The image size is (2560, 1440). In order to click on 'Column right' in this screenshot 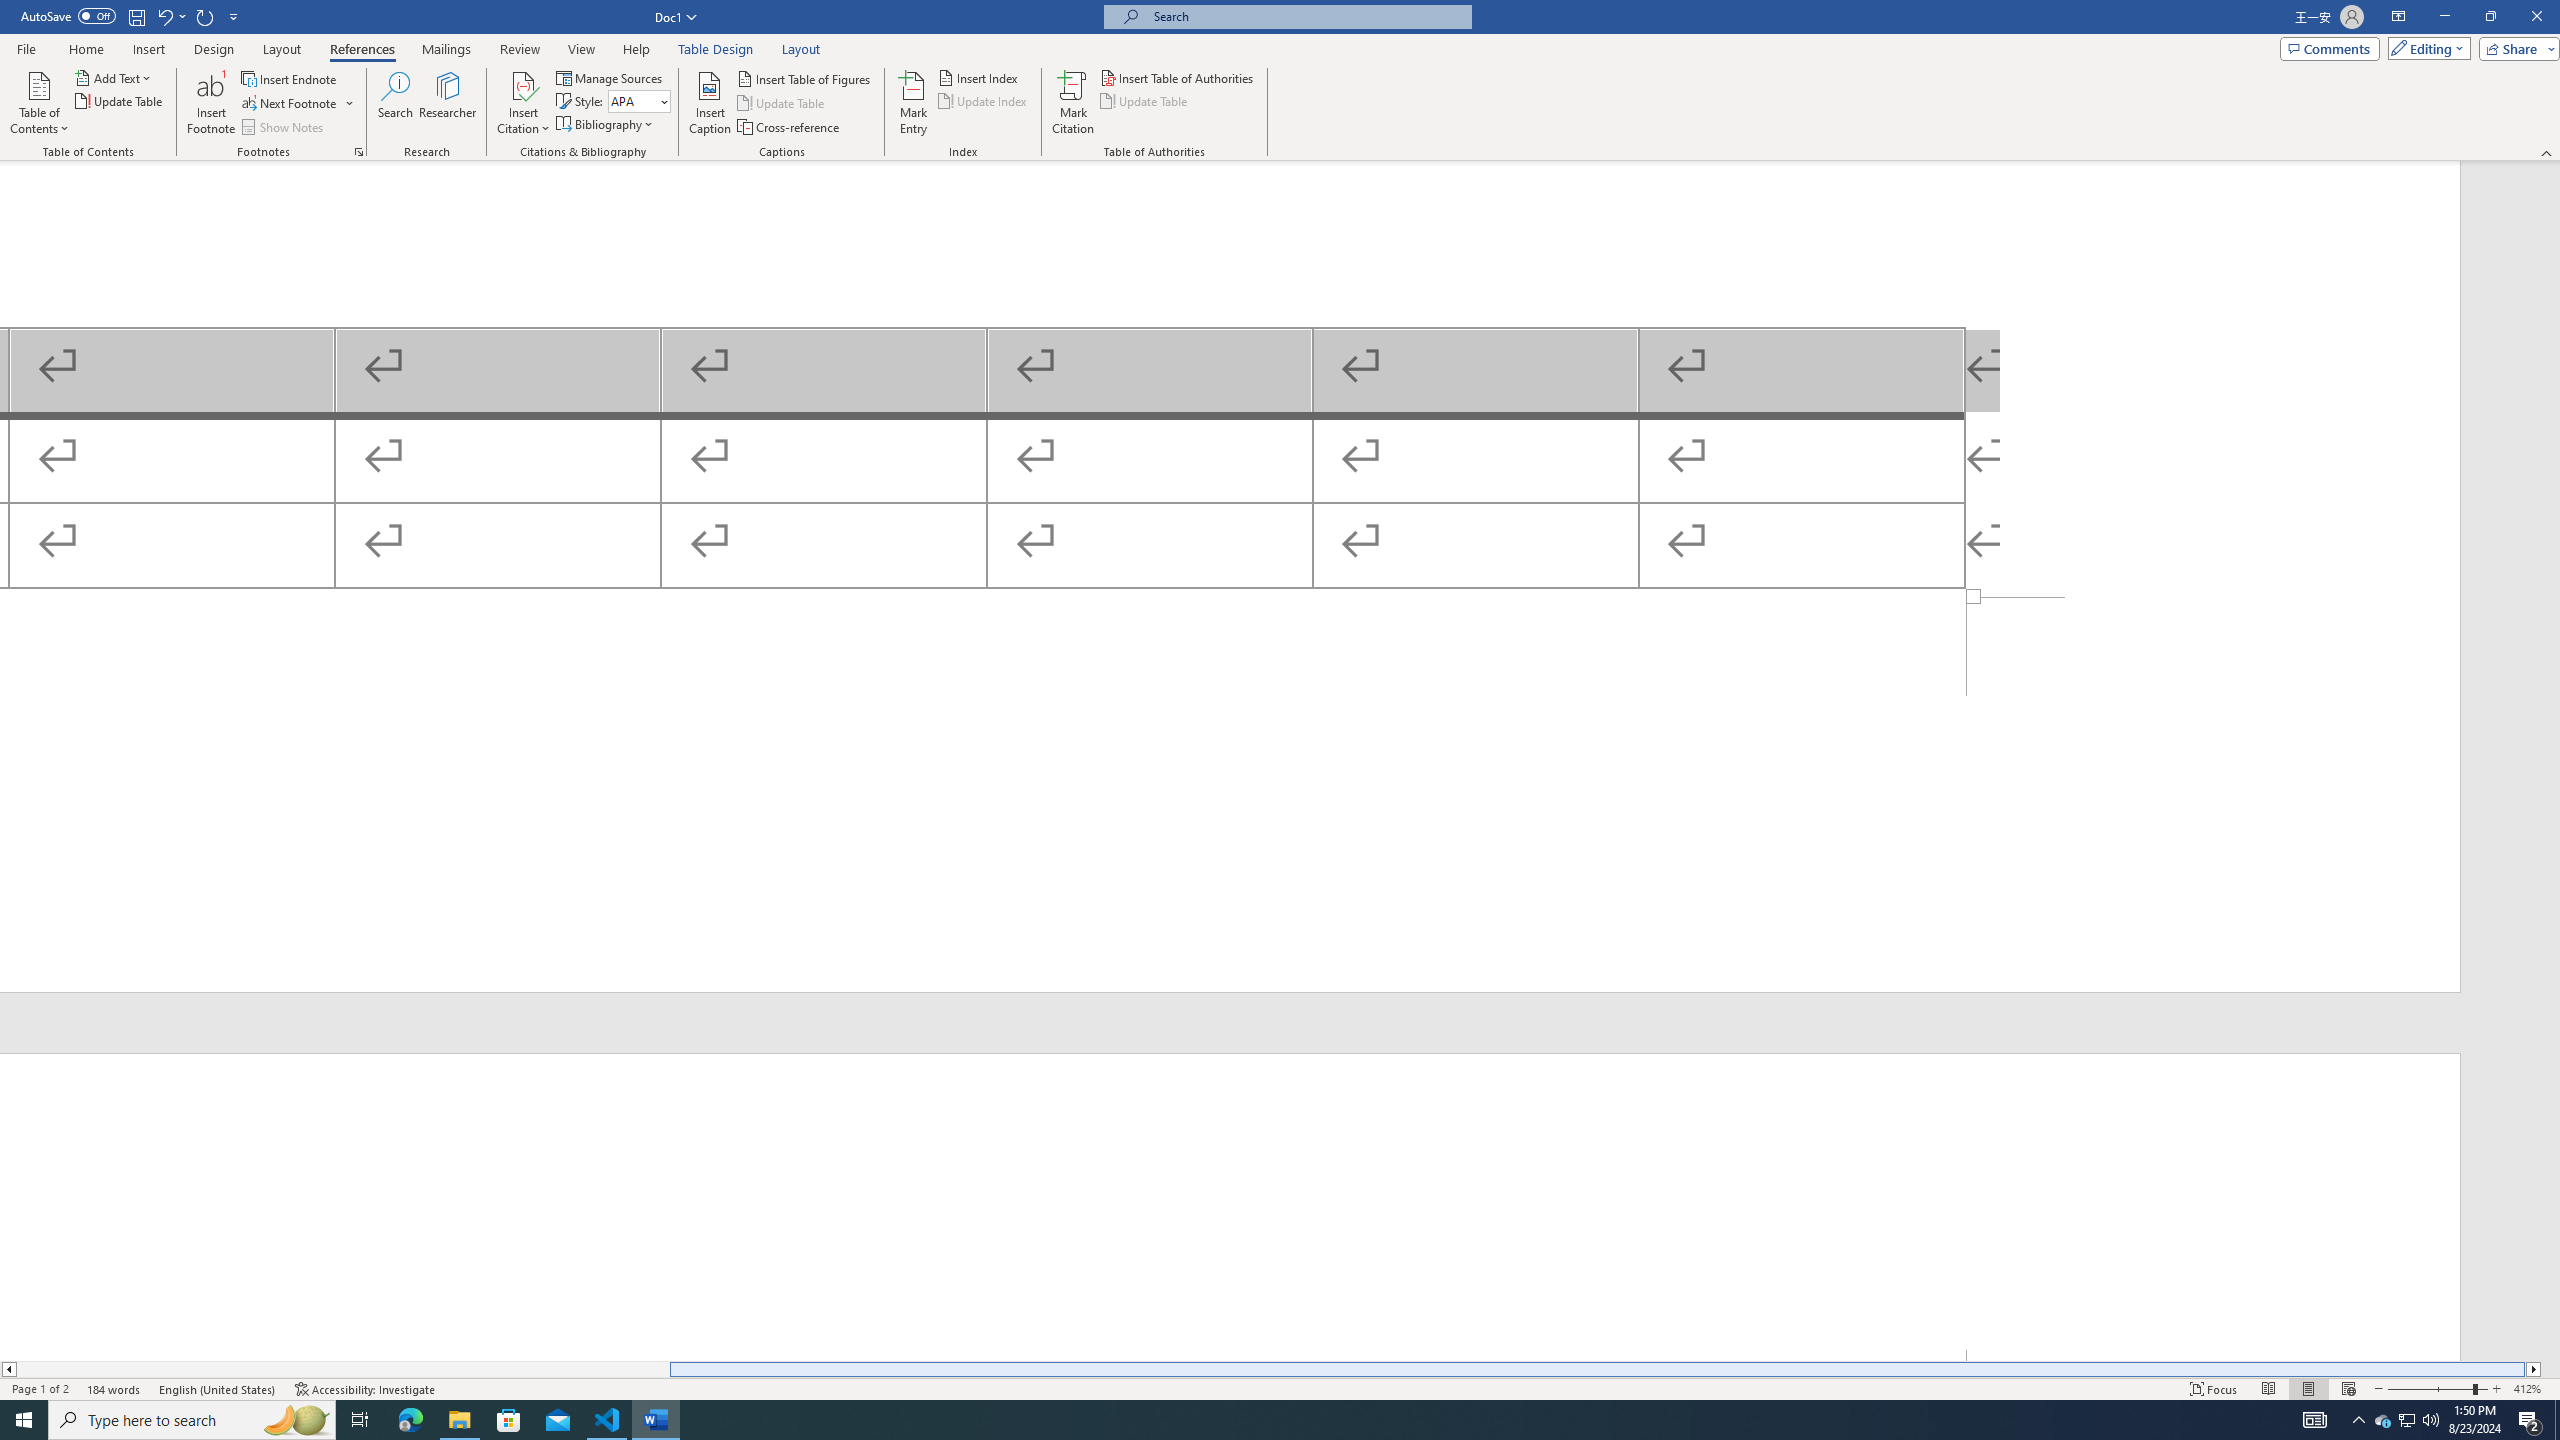, I will do `click(2533, 1368)`.